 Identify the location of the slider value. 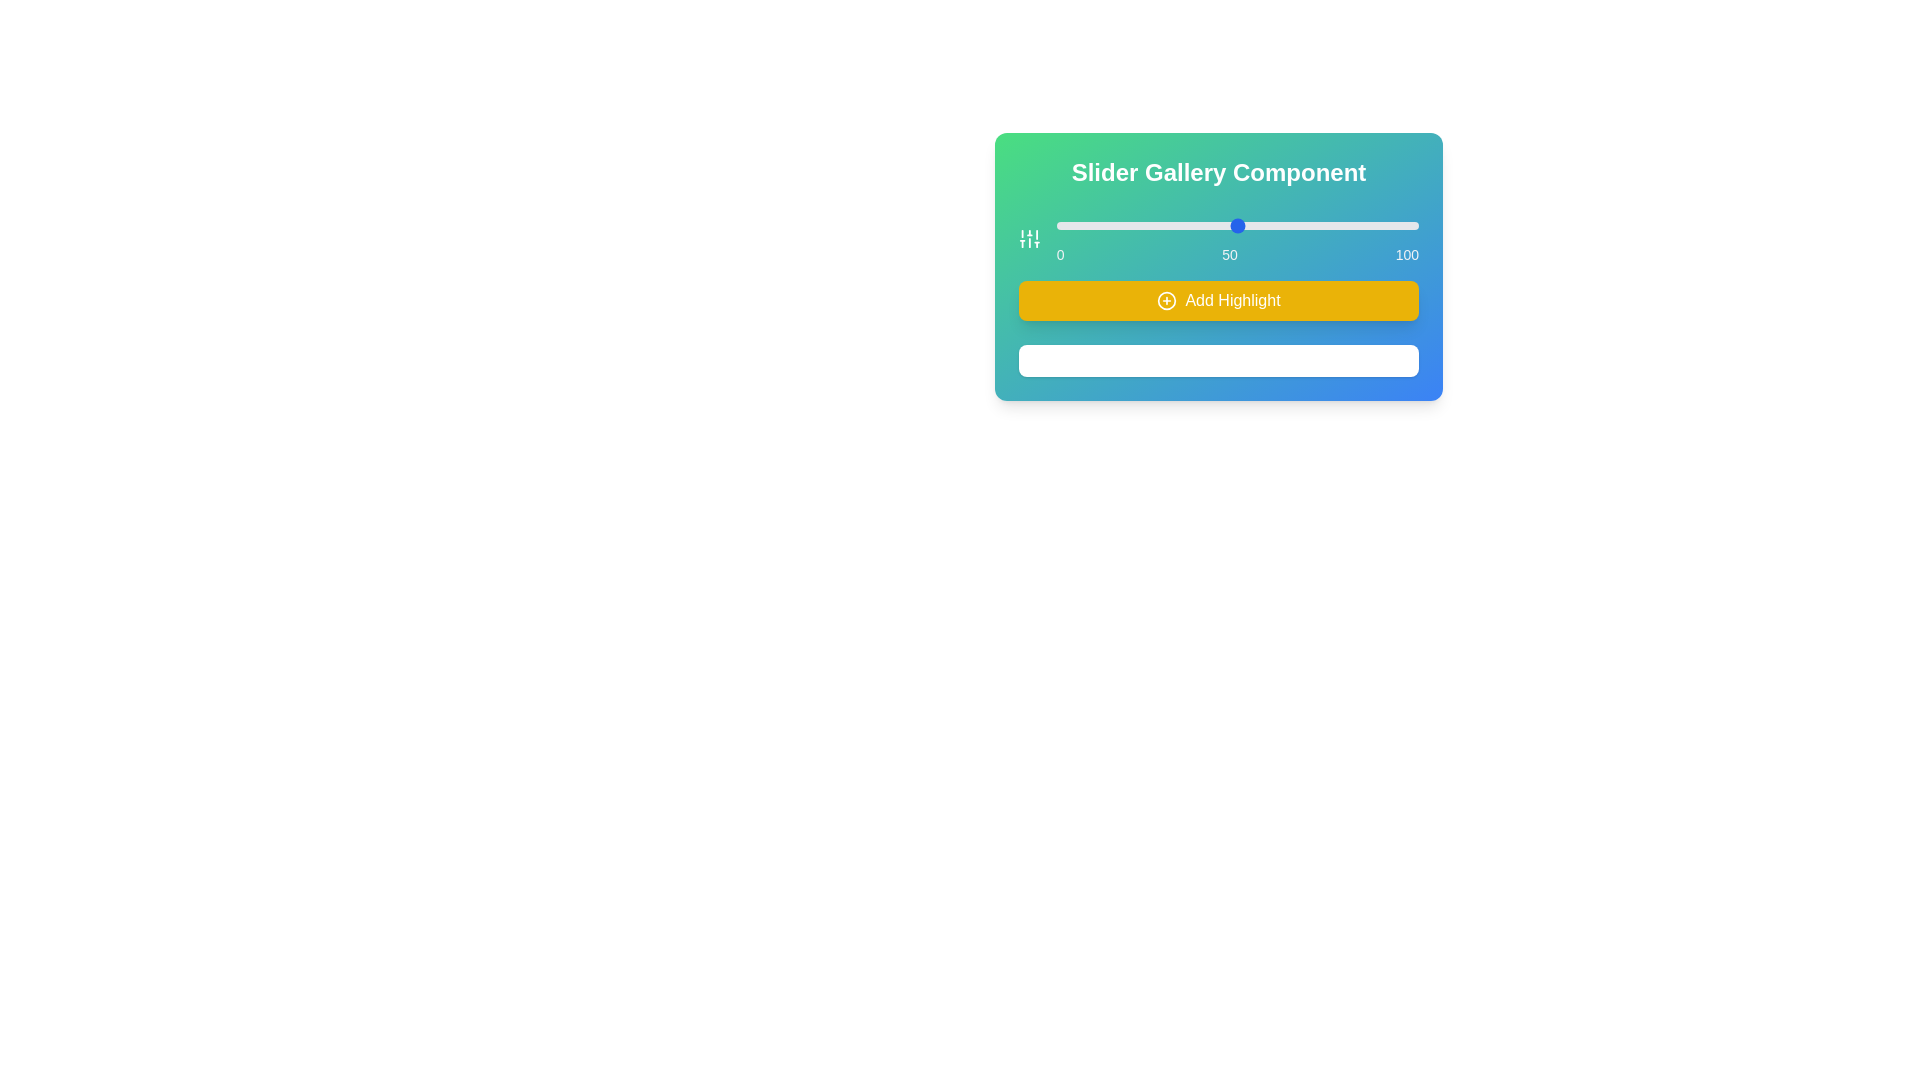
(1081, 225).